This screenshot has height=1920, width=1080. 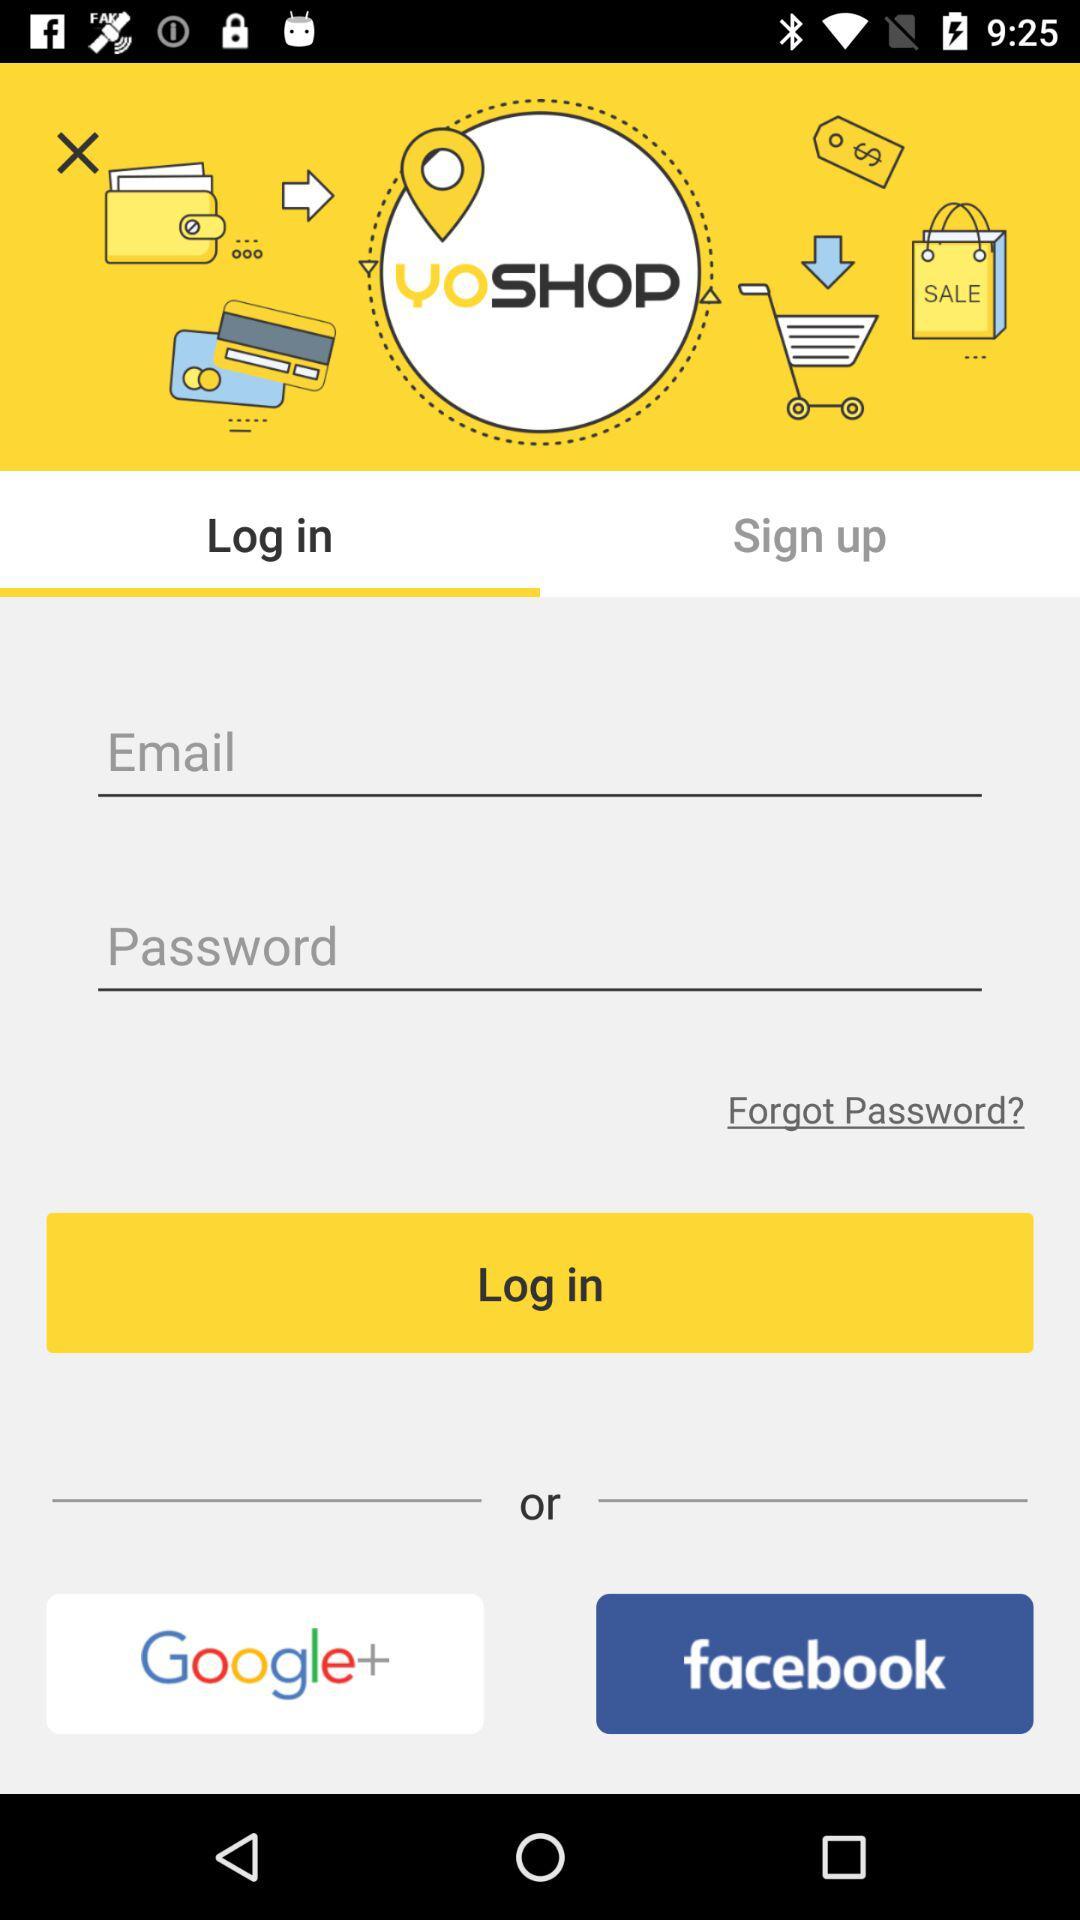 I want to click on close, so click(x=76, y=152).